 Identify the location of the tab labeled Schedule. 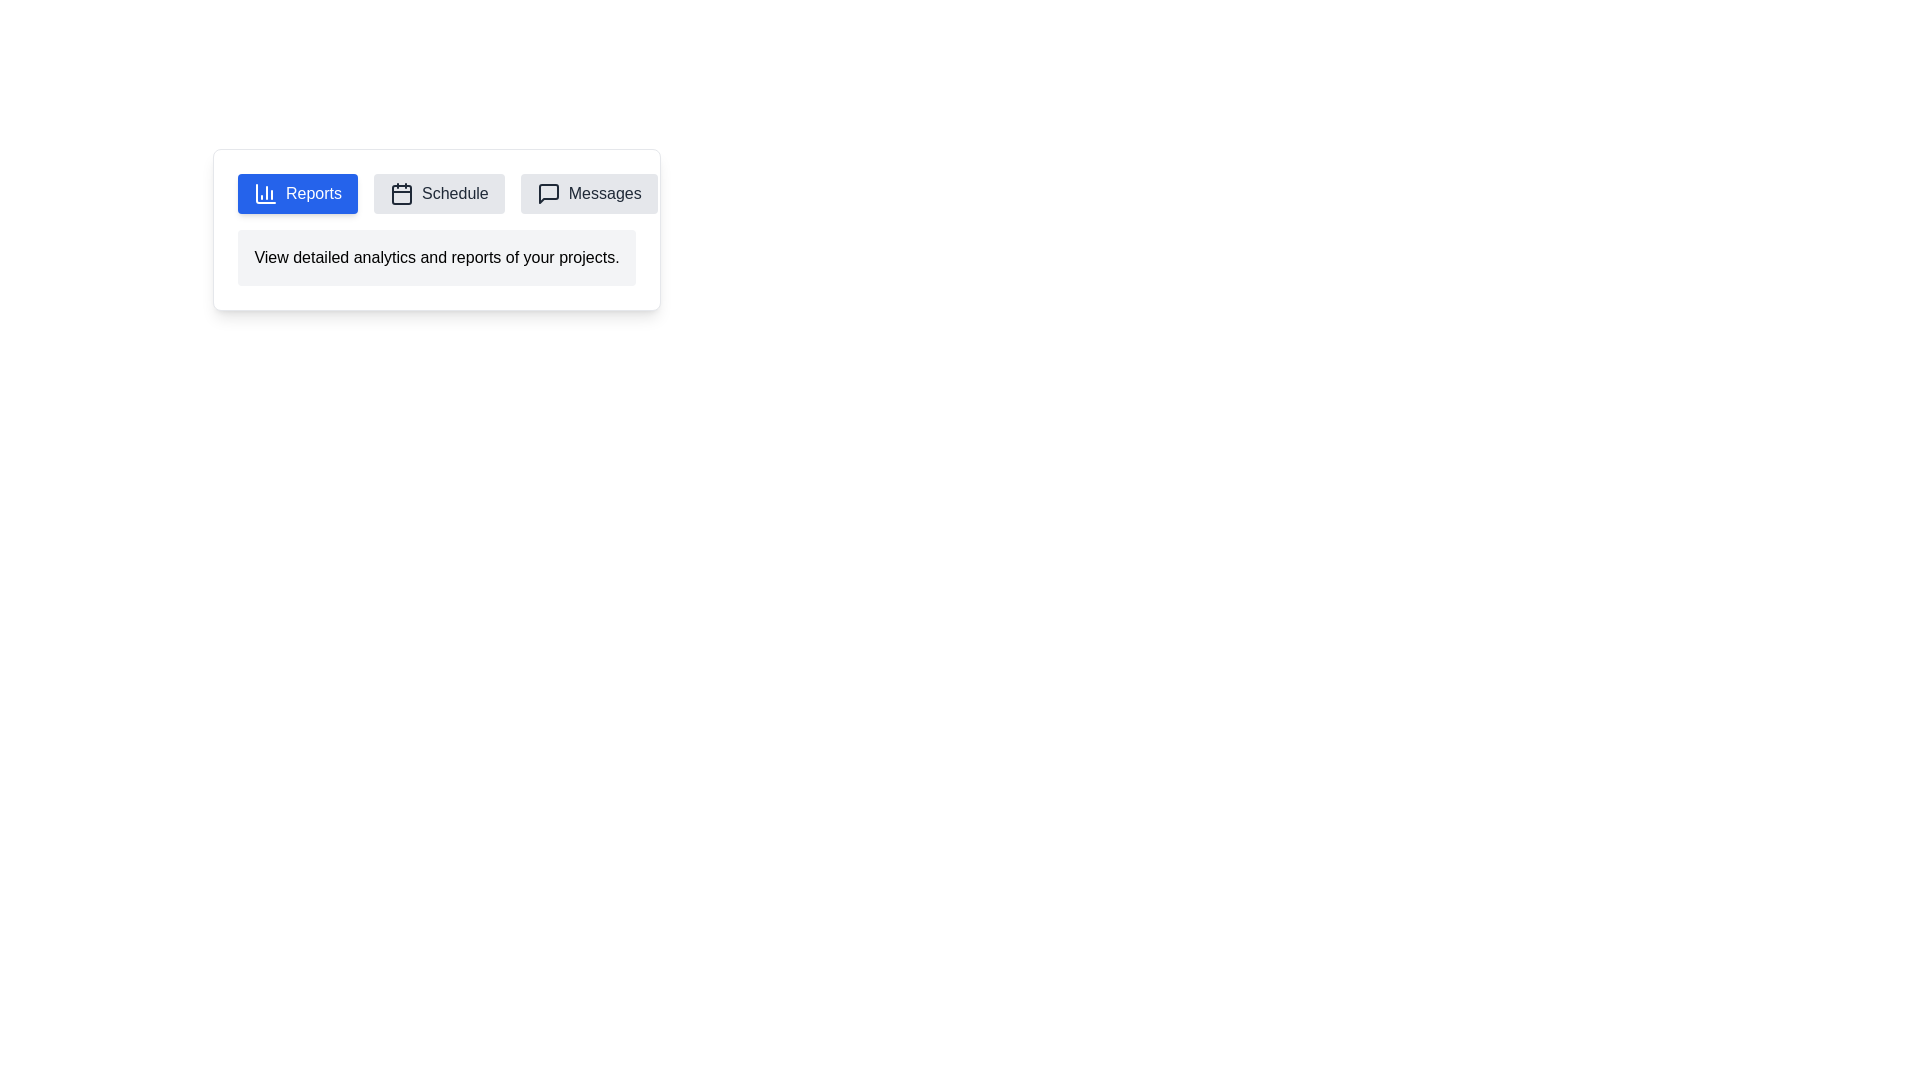
(438, 193).